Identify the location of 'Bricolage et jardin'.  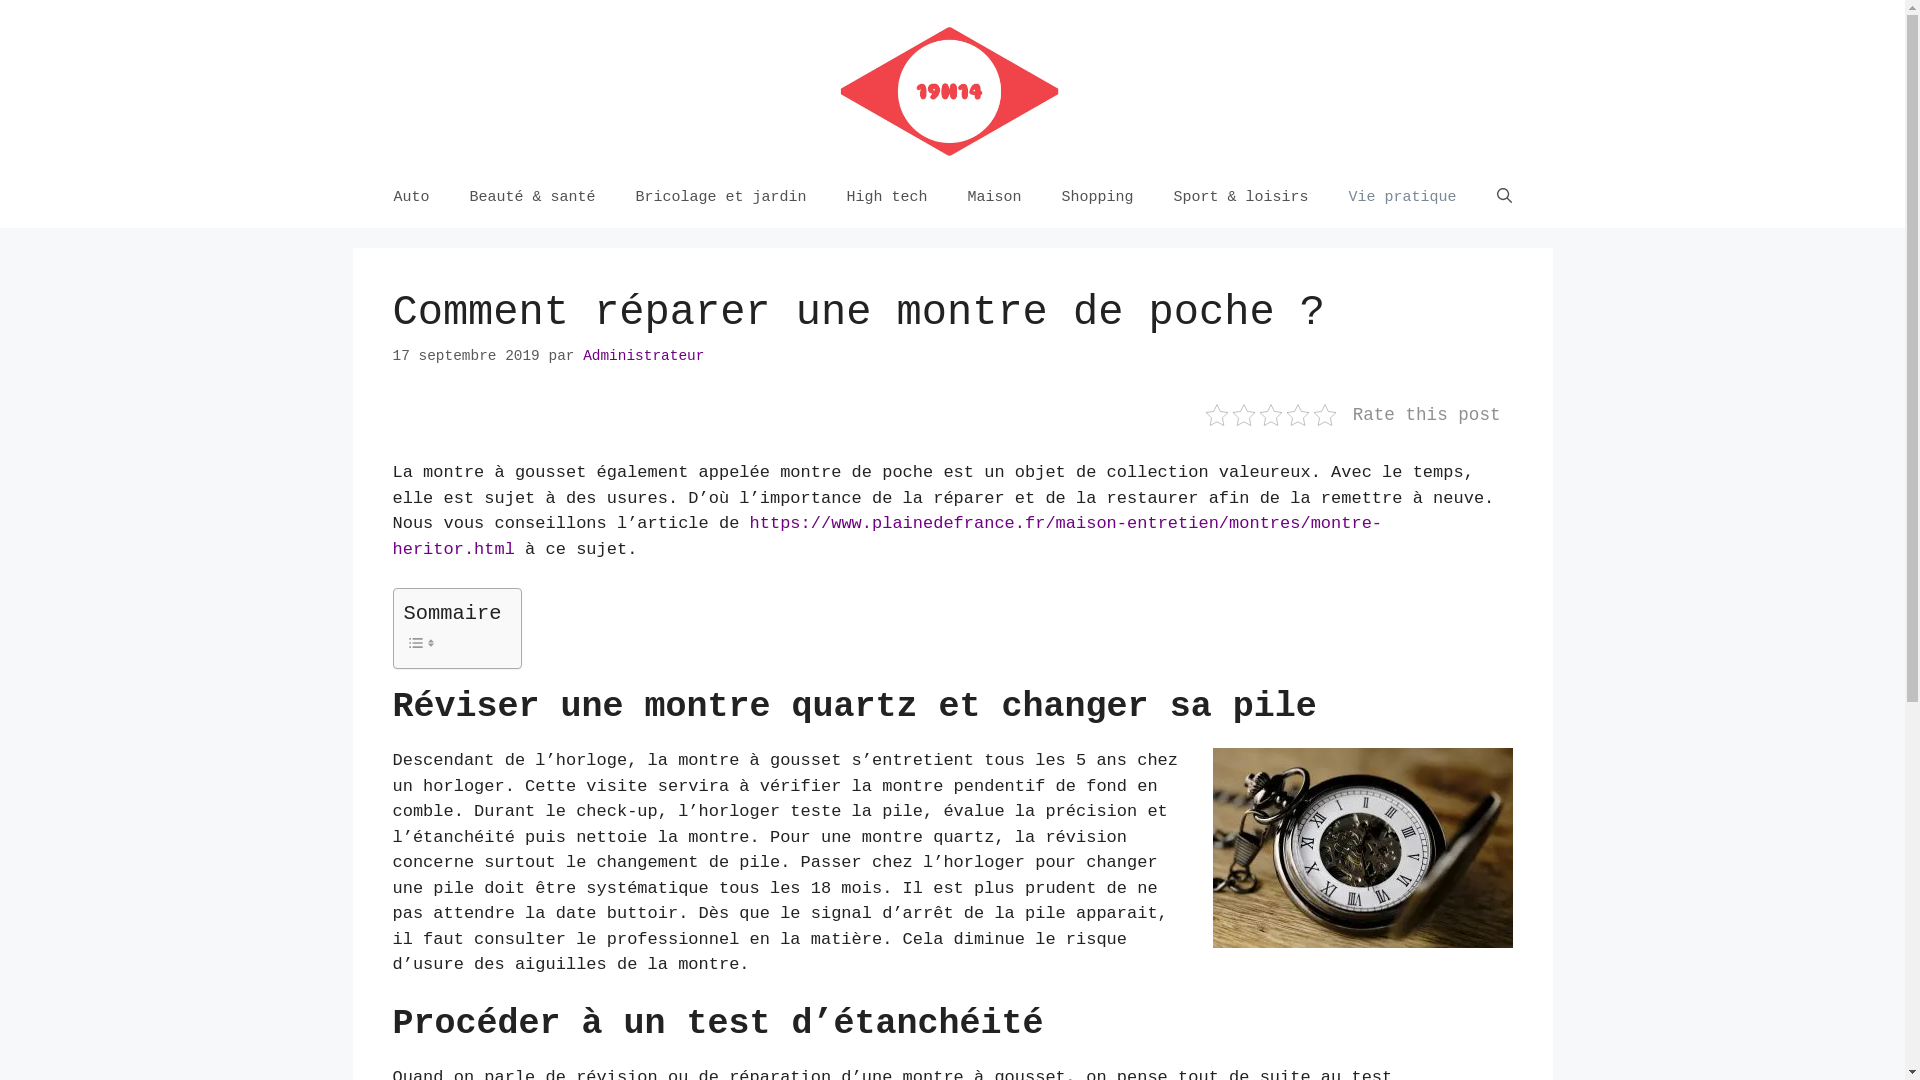
(720, 197).